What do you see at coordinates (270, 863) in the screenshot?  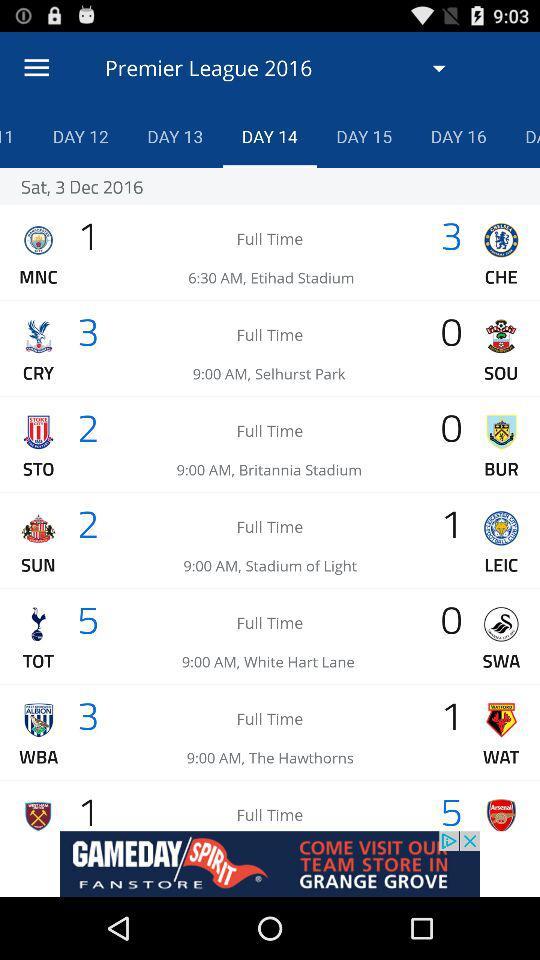 I see `opens a advertisement` at bounding box center [270, 863].